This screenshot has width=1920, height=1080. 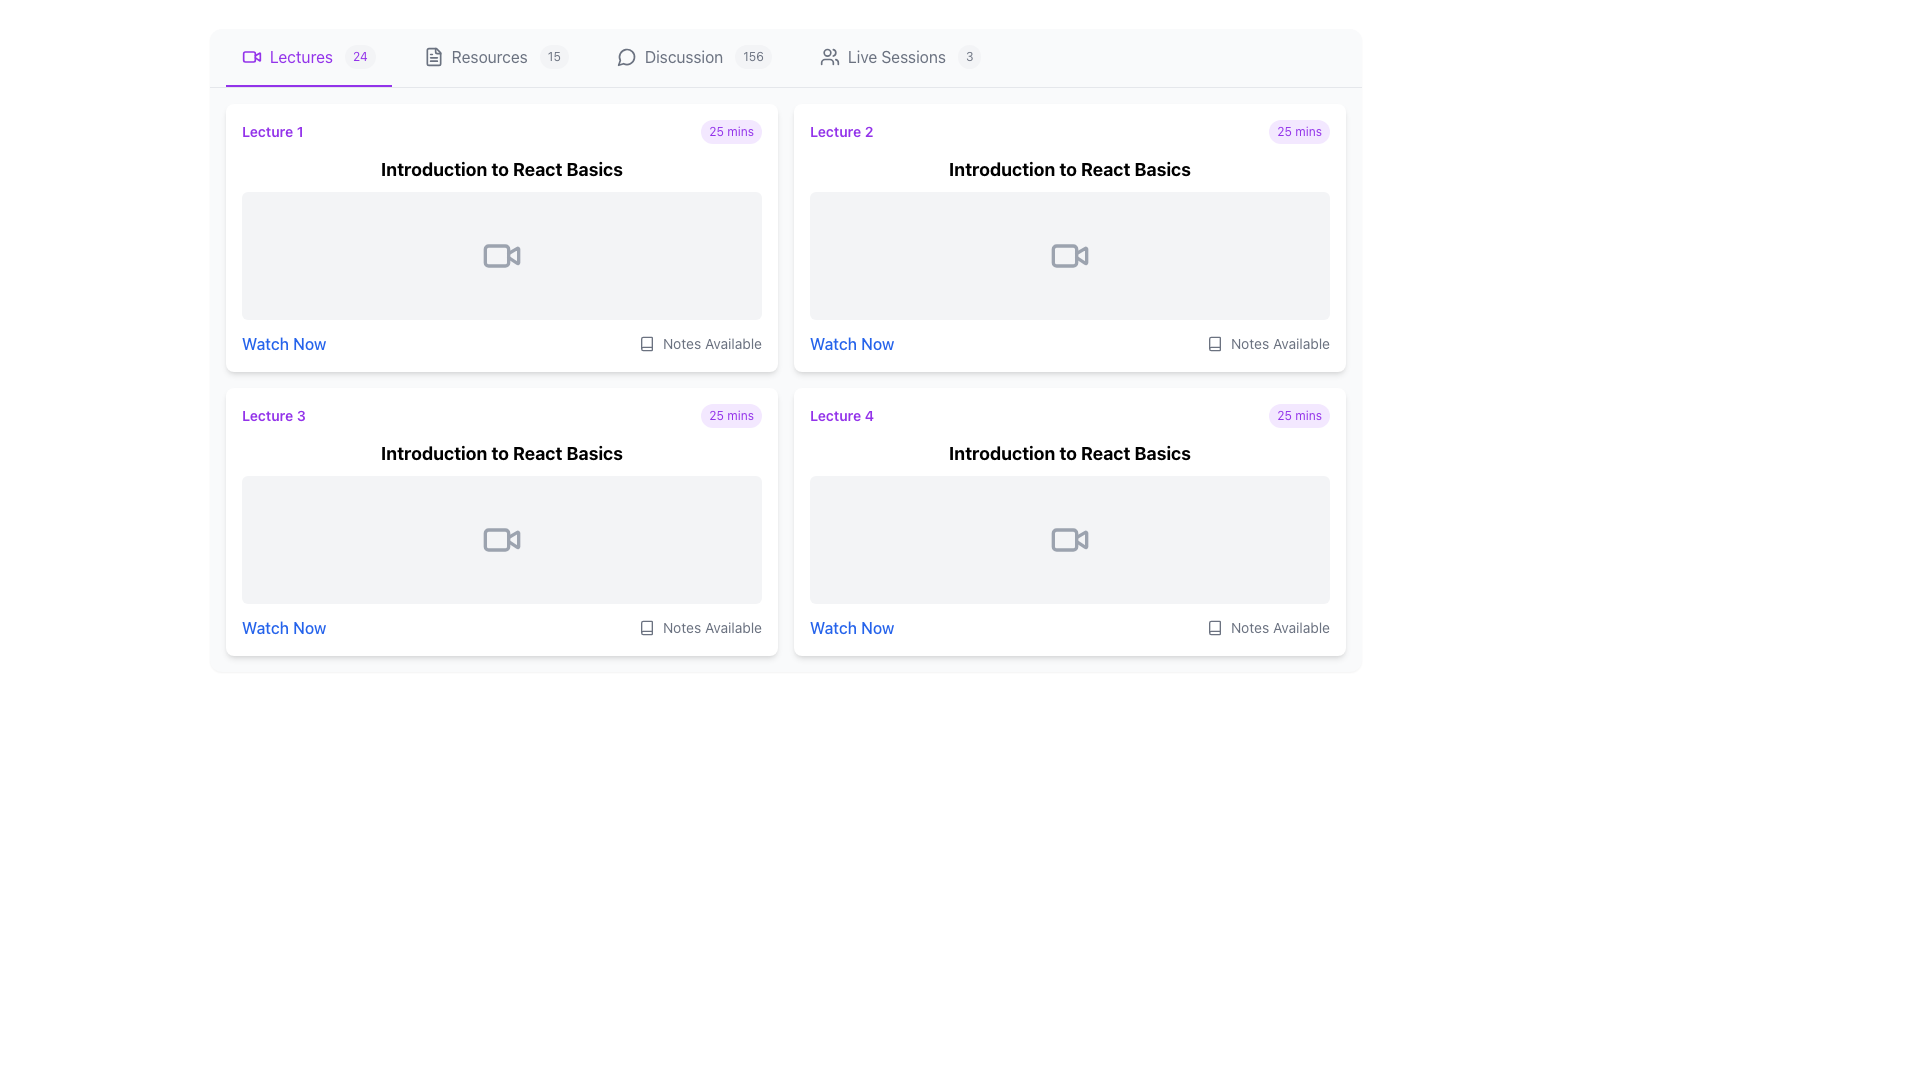 I want to click on the 'Watch Now' interactive link, which is styled with a blue font color and serves as a button, so click(x=282, y=342).